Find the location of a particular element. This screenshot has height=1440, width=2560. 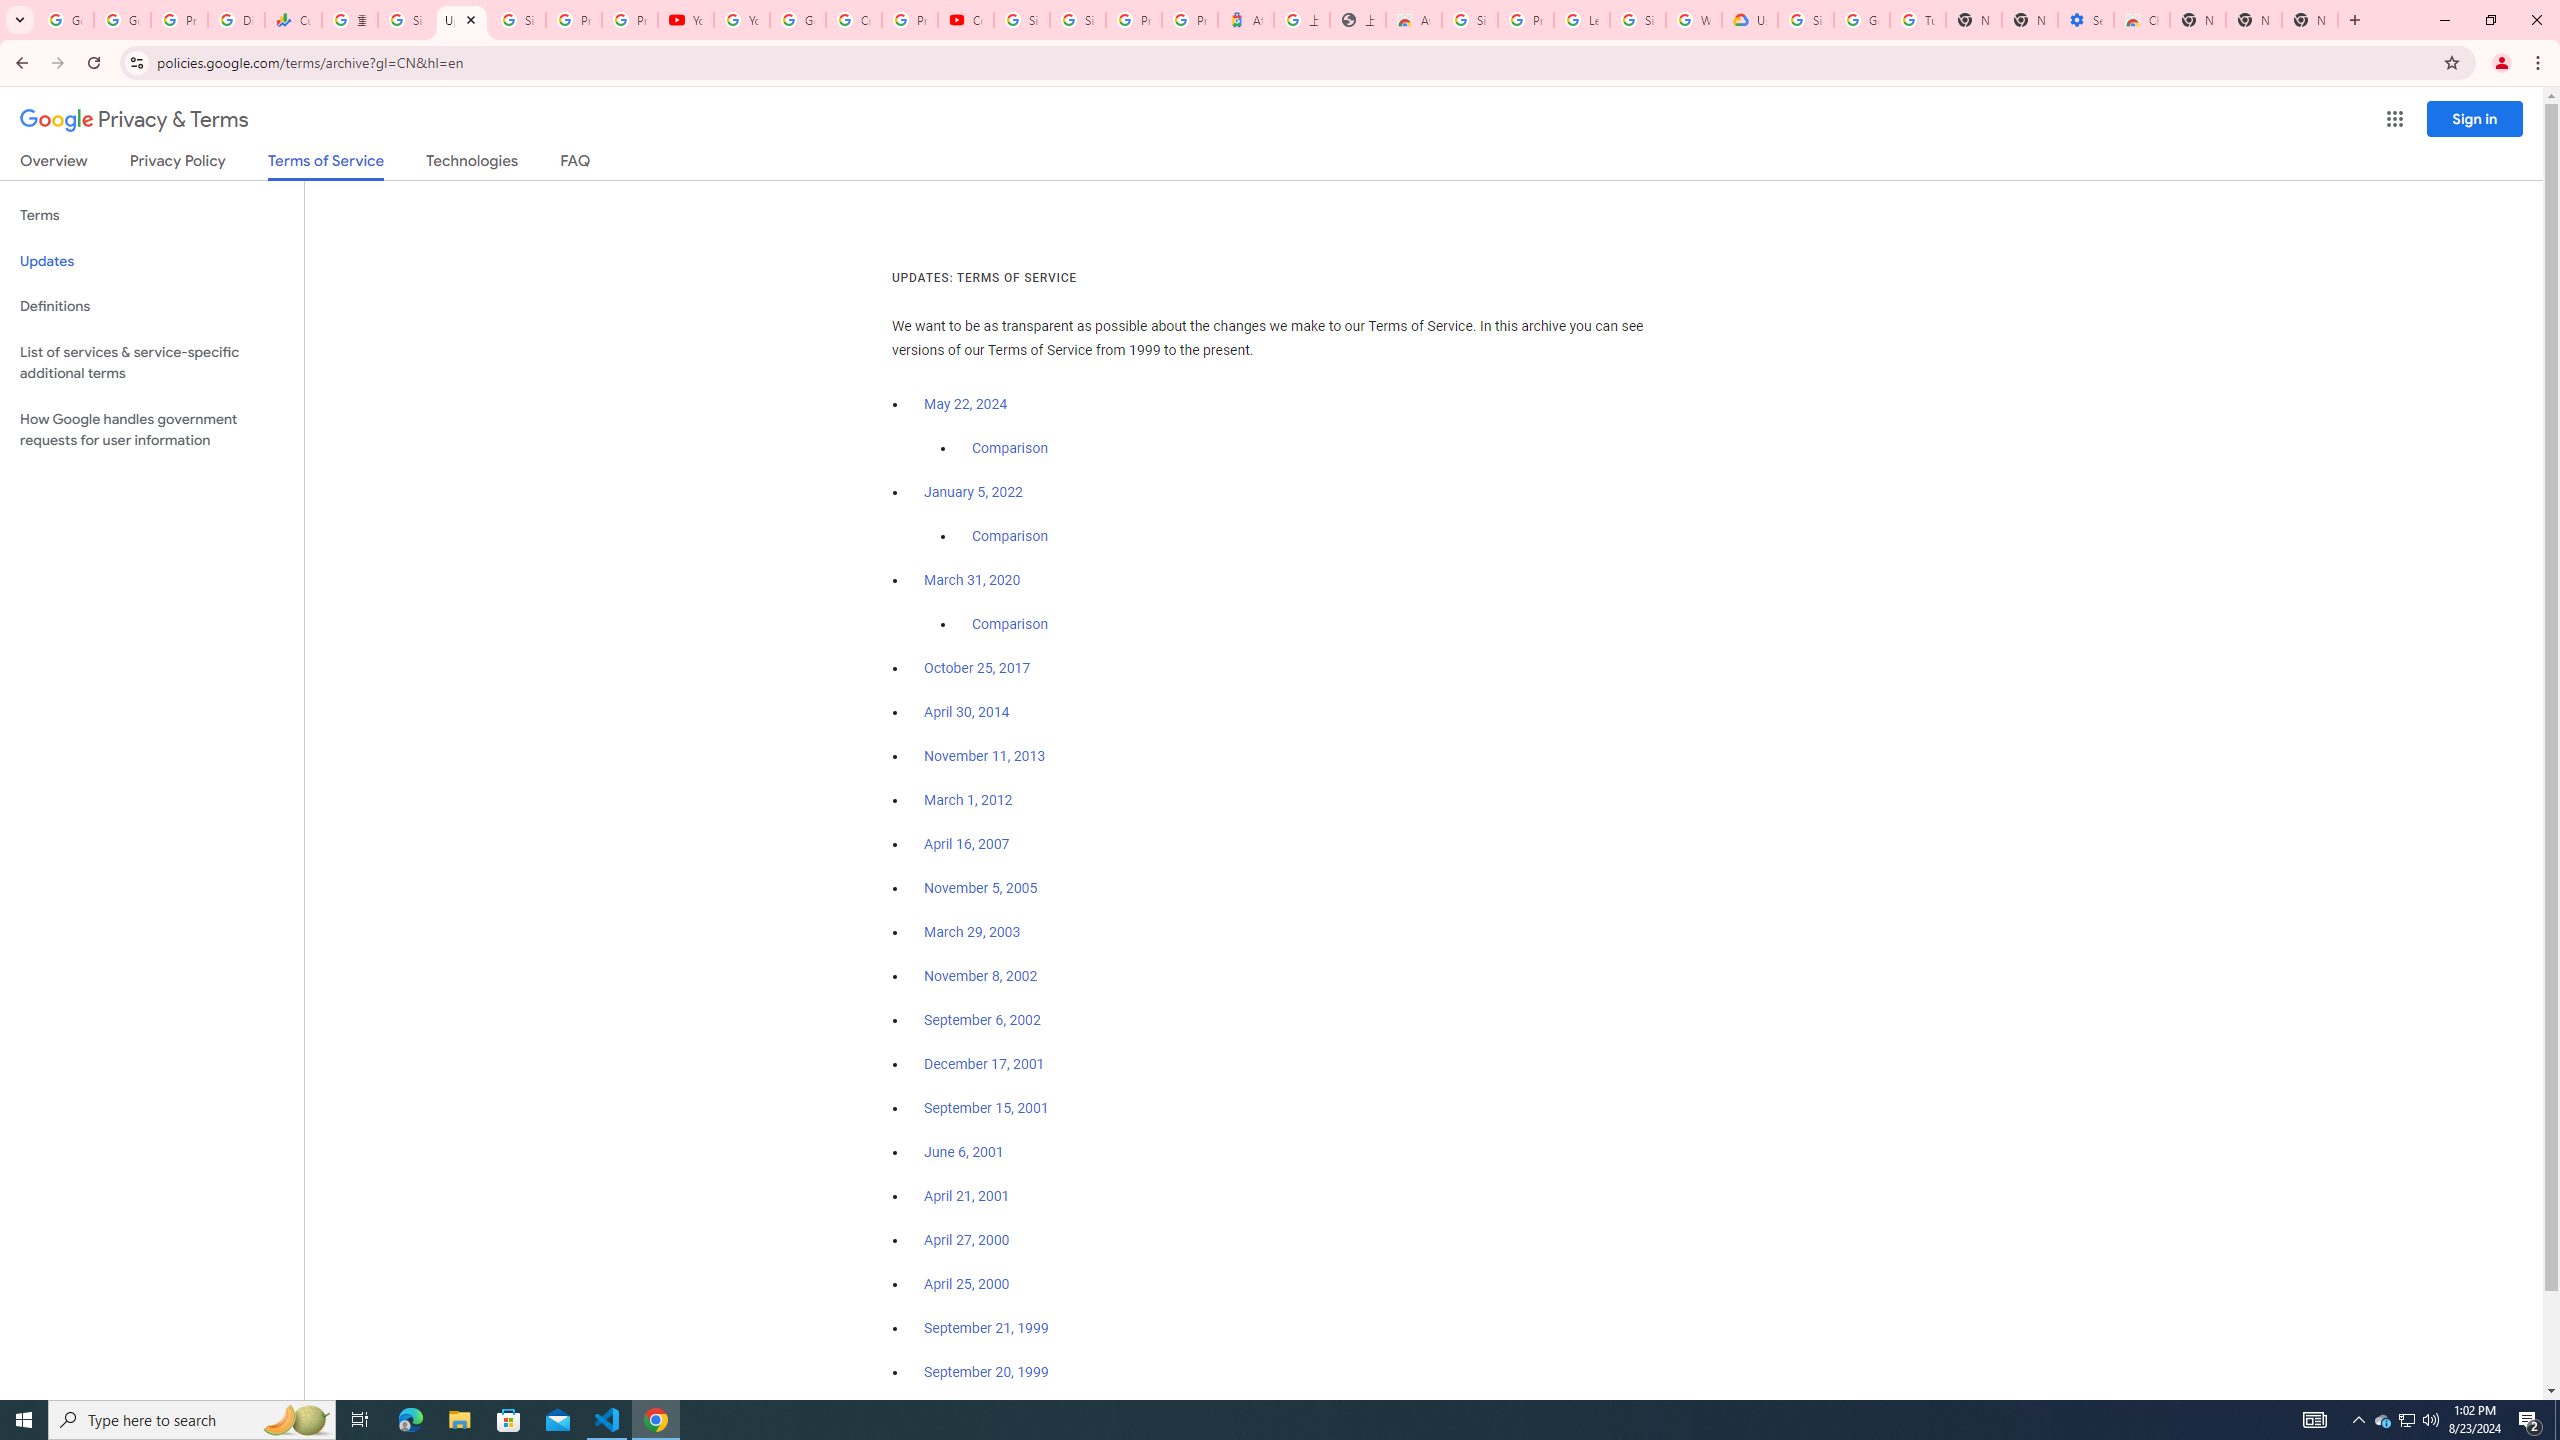

'Create your Google Account' is located at coordinates (852, 19).